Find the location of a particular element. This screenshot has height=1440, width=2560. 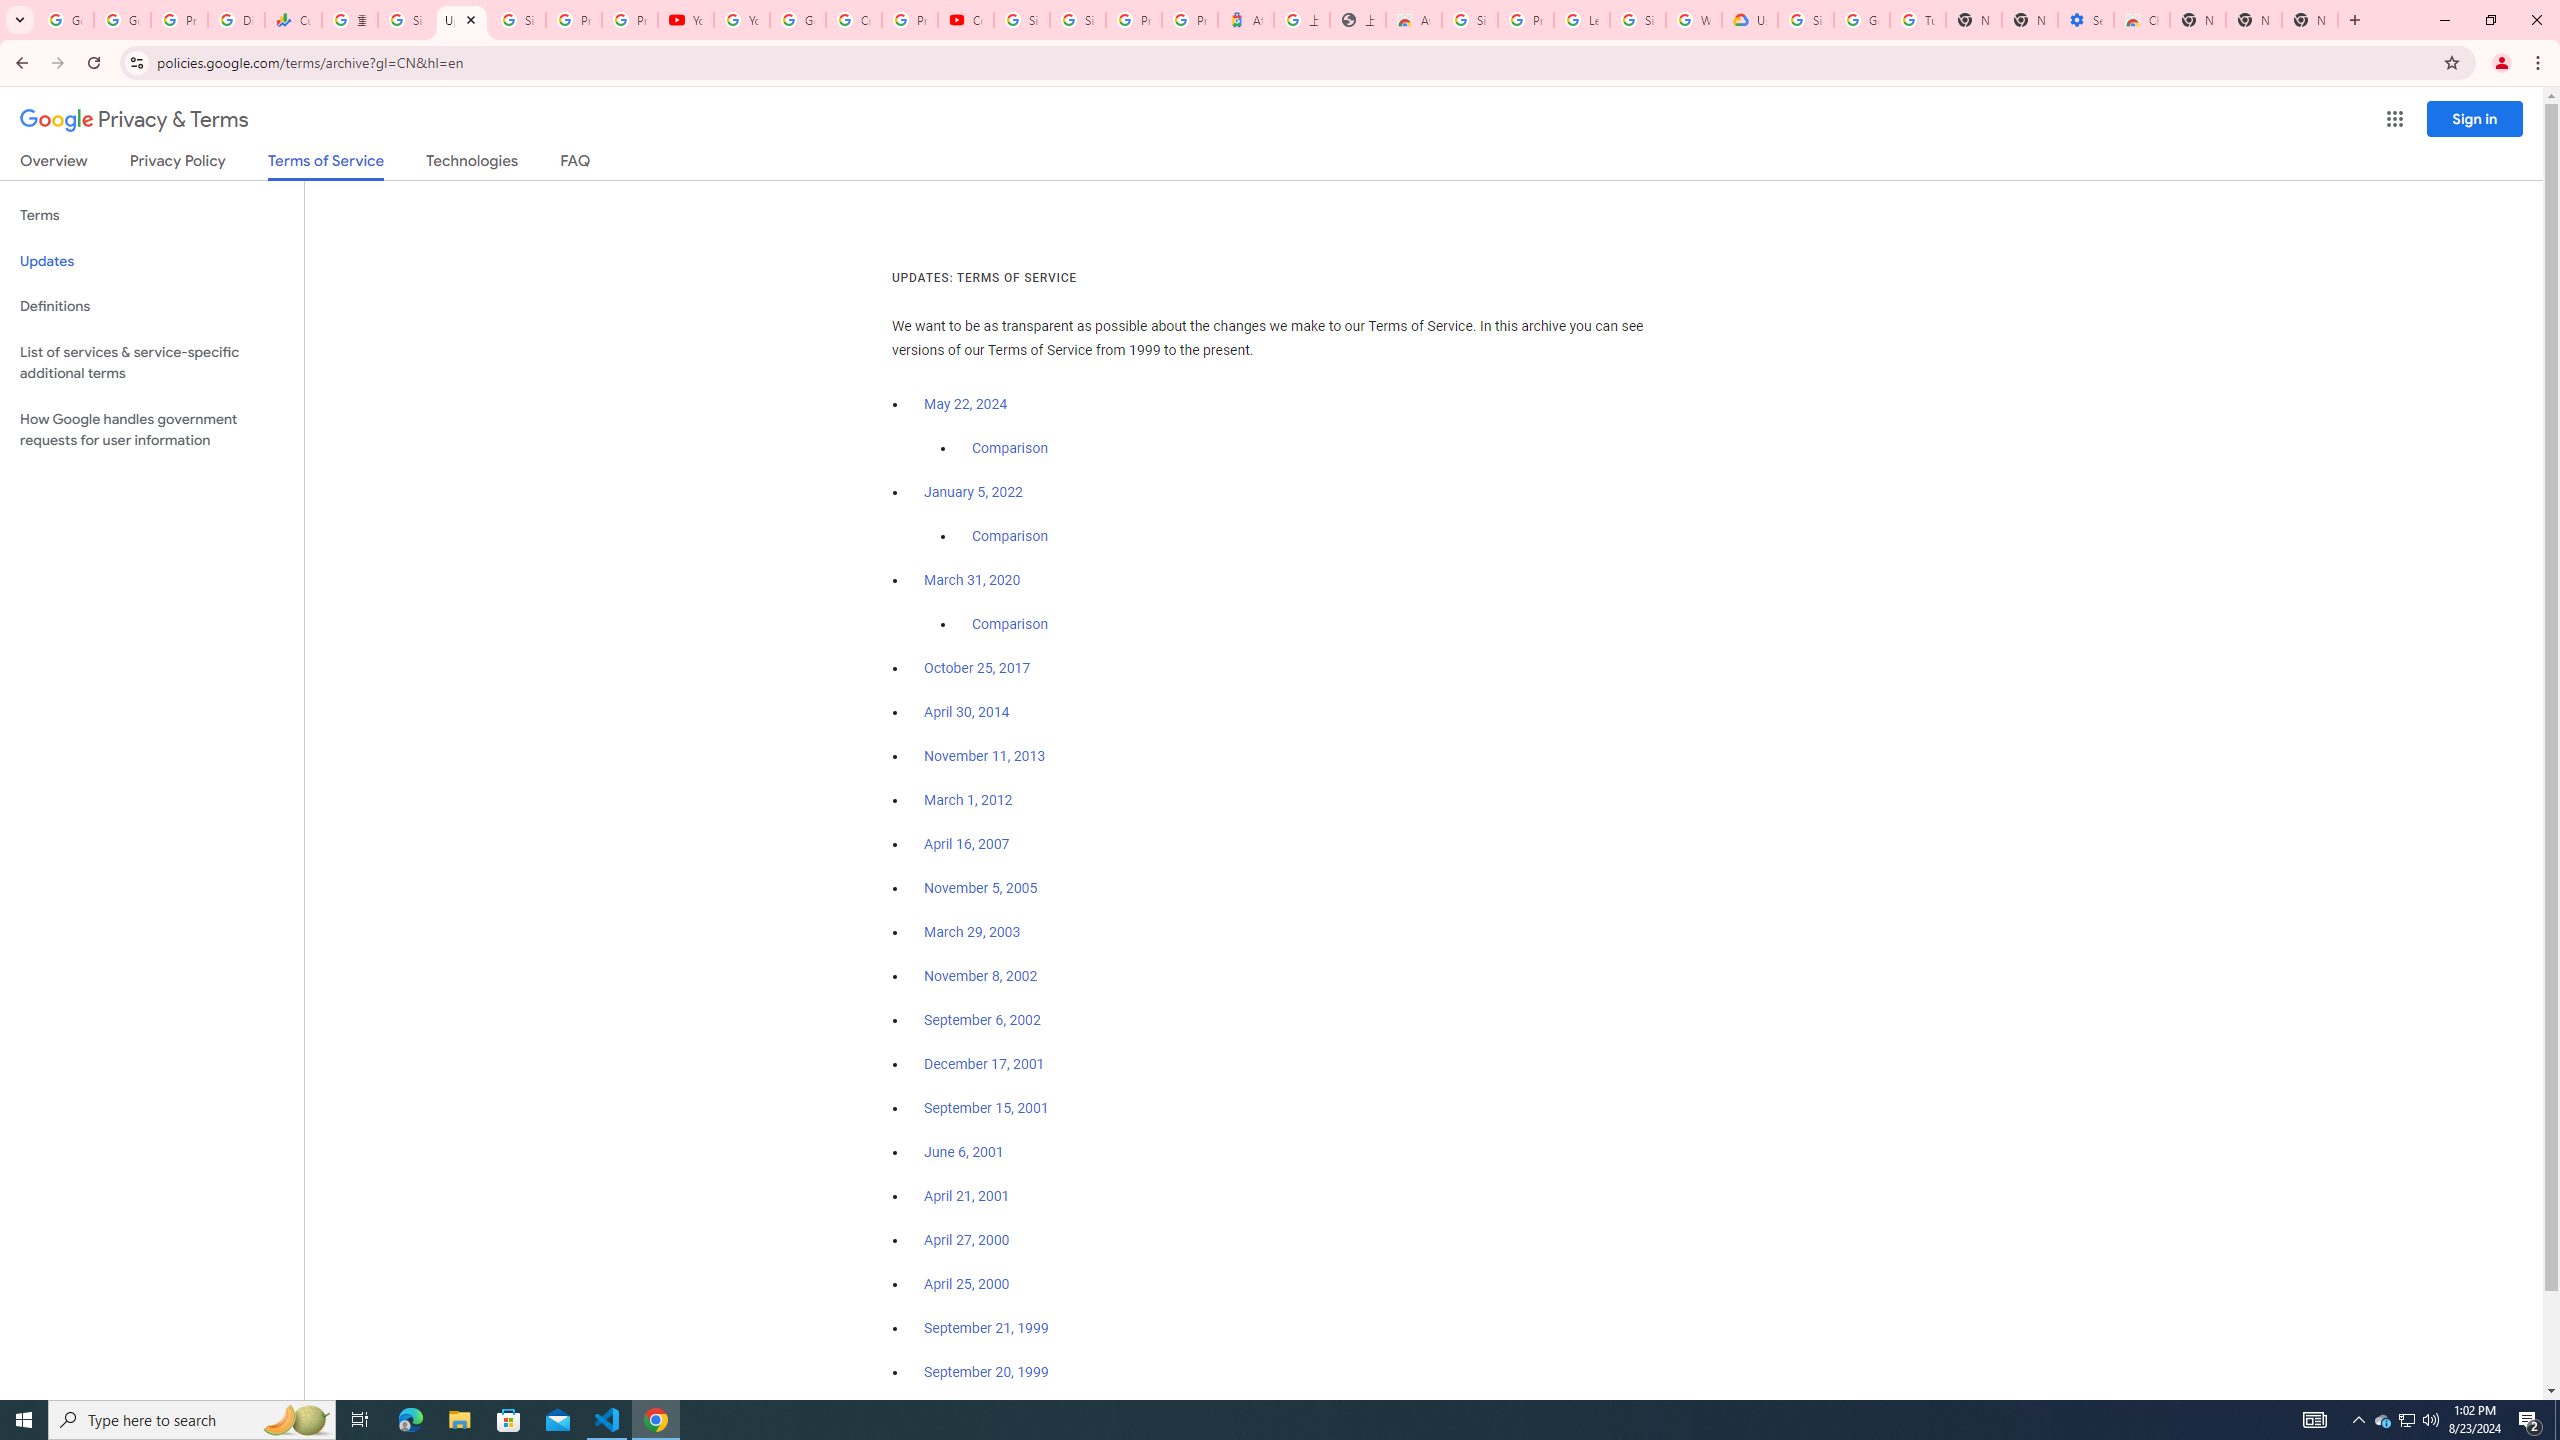

'Create your Google Account' is located at coordinates (852, 19).